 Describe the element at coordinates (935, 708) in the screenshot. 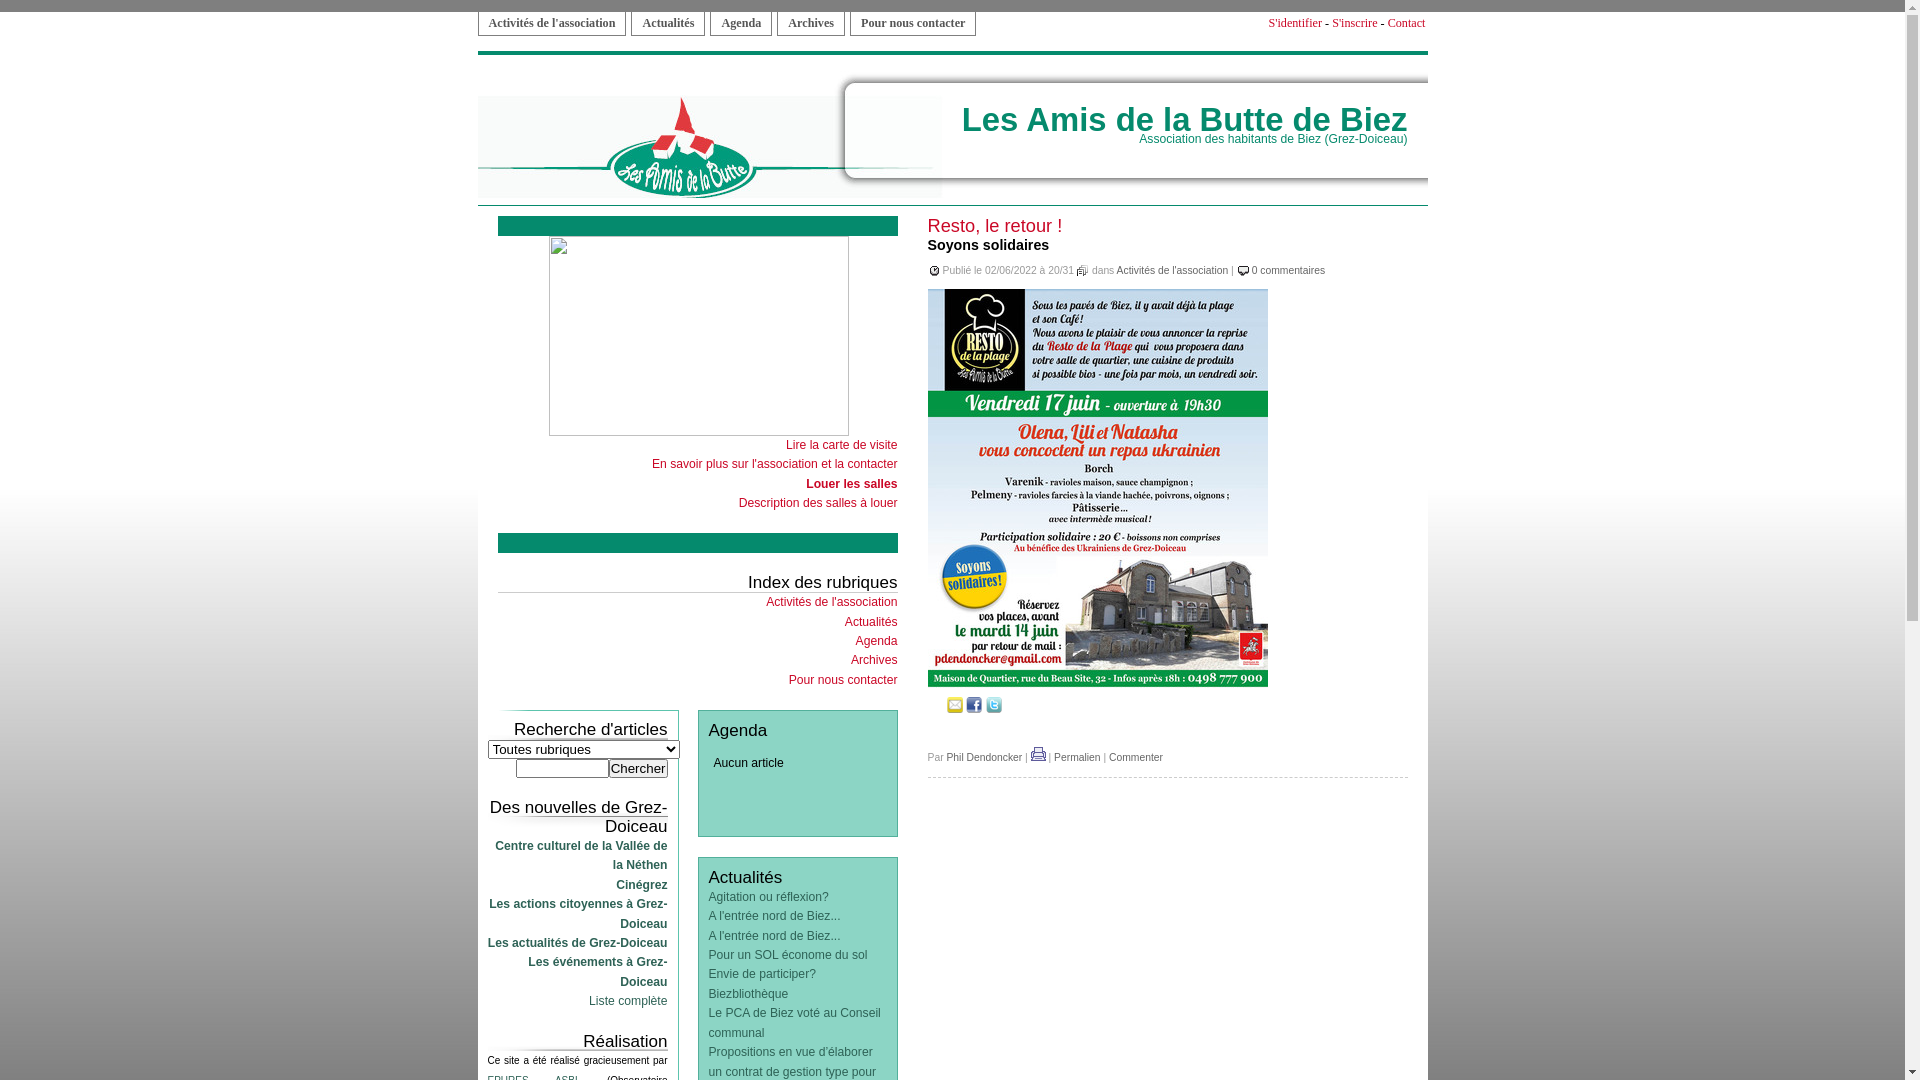

I see `'Ajouter aux favoris'` at that location.